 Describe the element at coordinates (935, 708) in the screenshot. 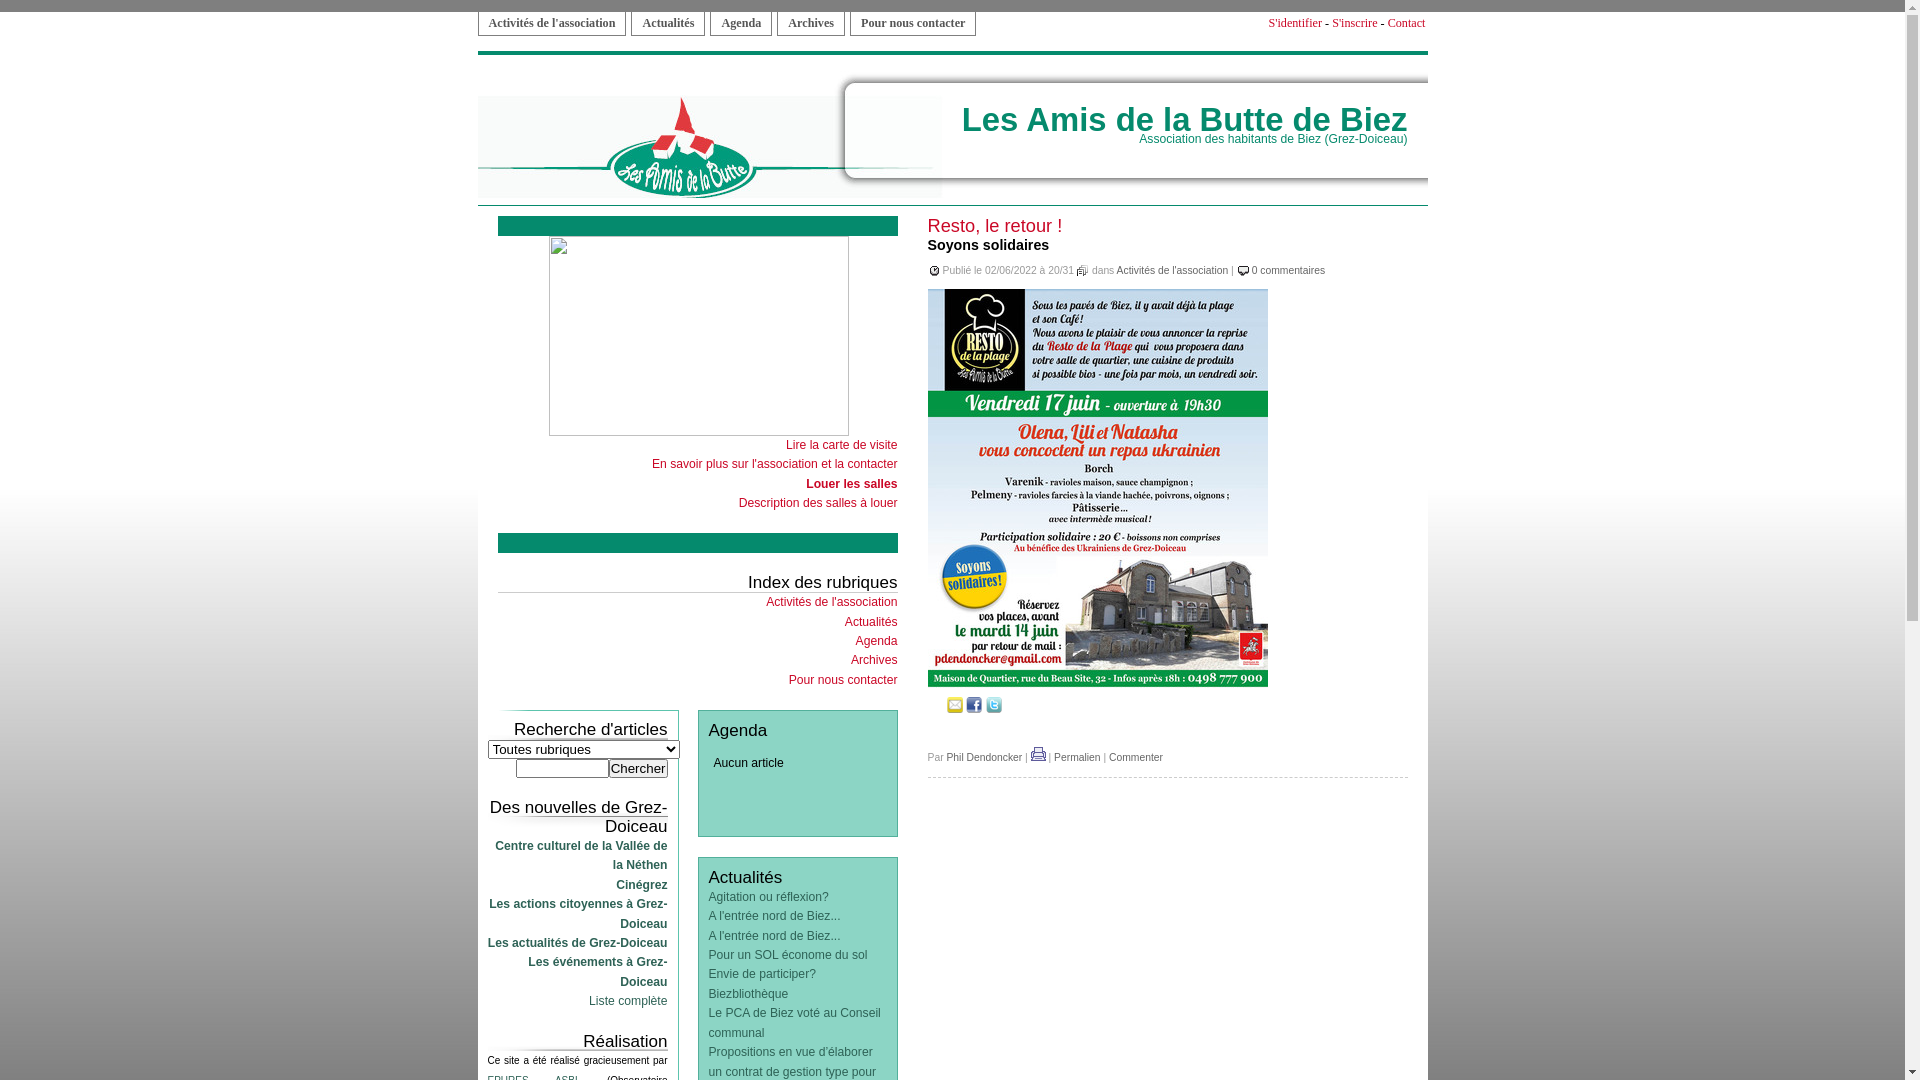

I see `'Ajouter aux favoris'` at that location.